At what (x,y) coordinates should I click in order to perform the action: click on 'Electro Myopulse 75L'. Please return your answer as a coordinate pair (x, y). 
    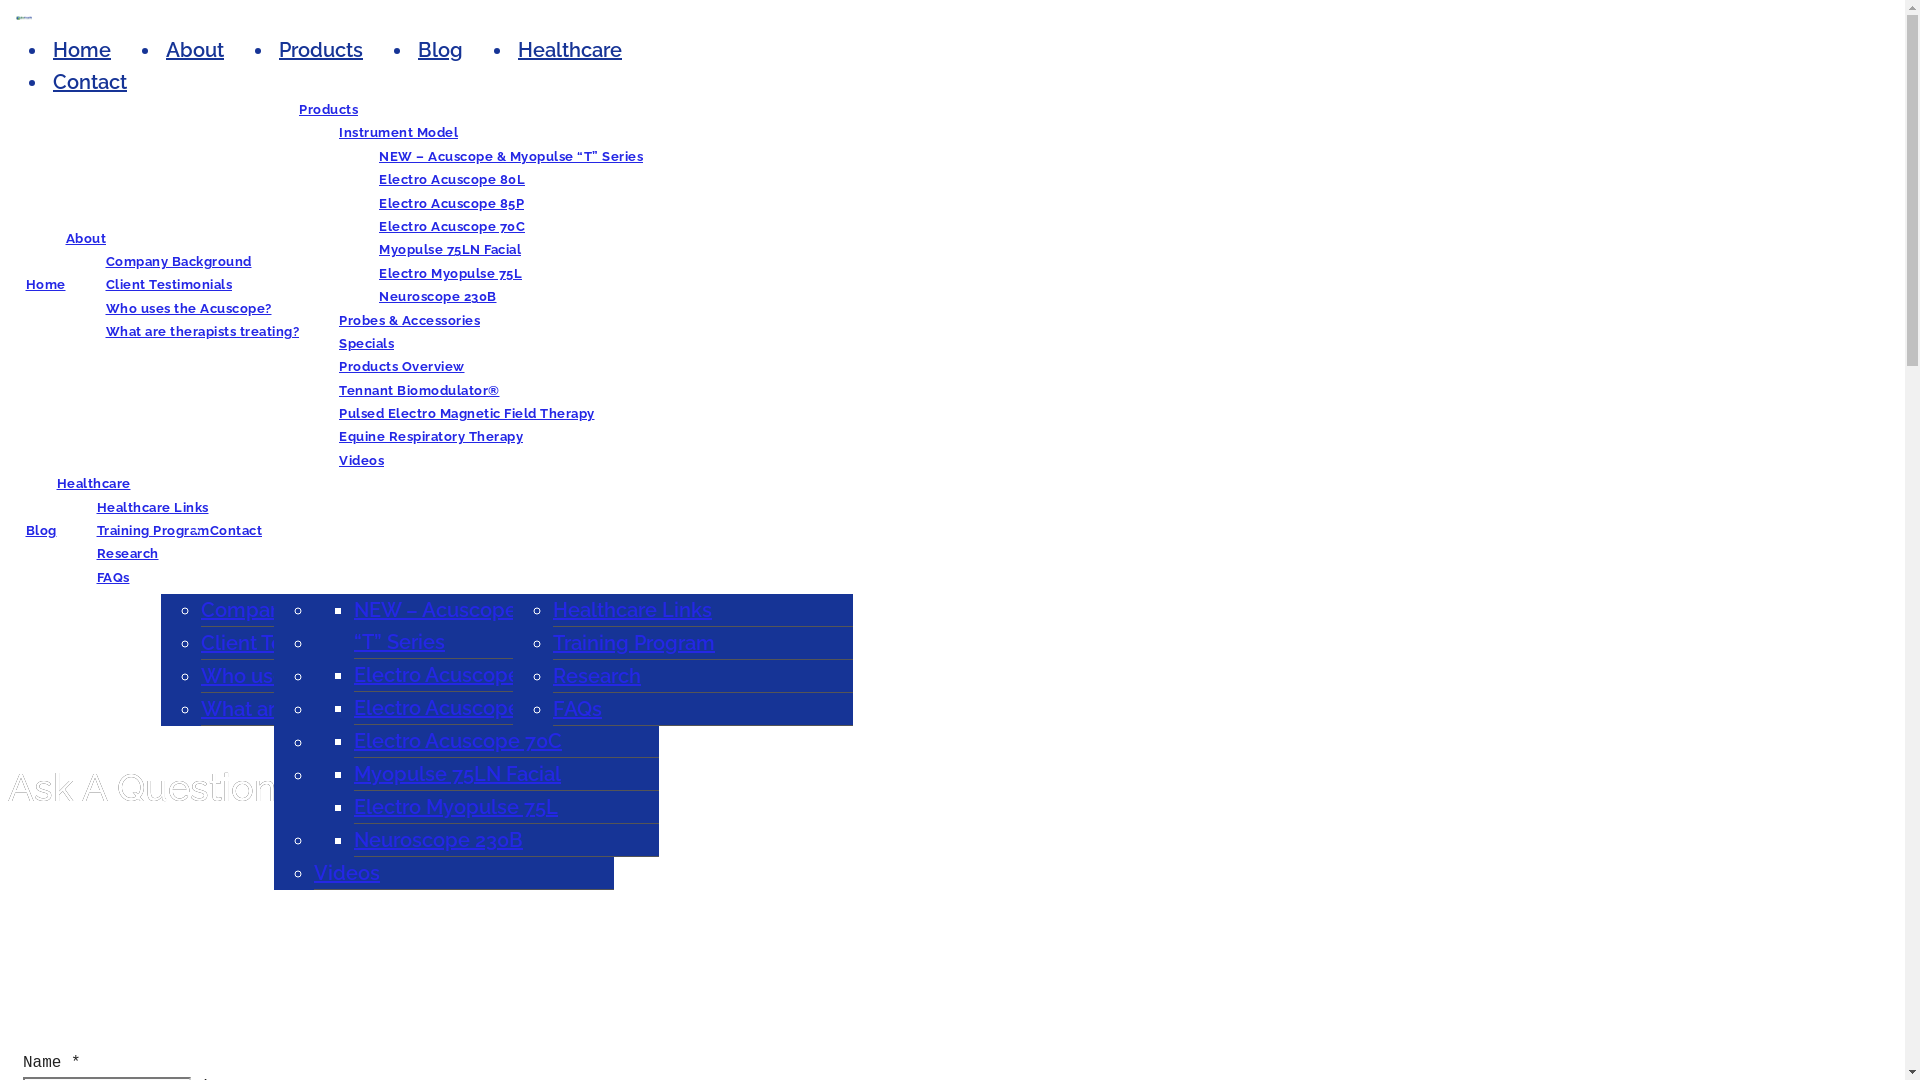
    Looking at the image, I should click on (449, 273).